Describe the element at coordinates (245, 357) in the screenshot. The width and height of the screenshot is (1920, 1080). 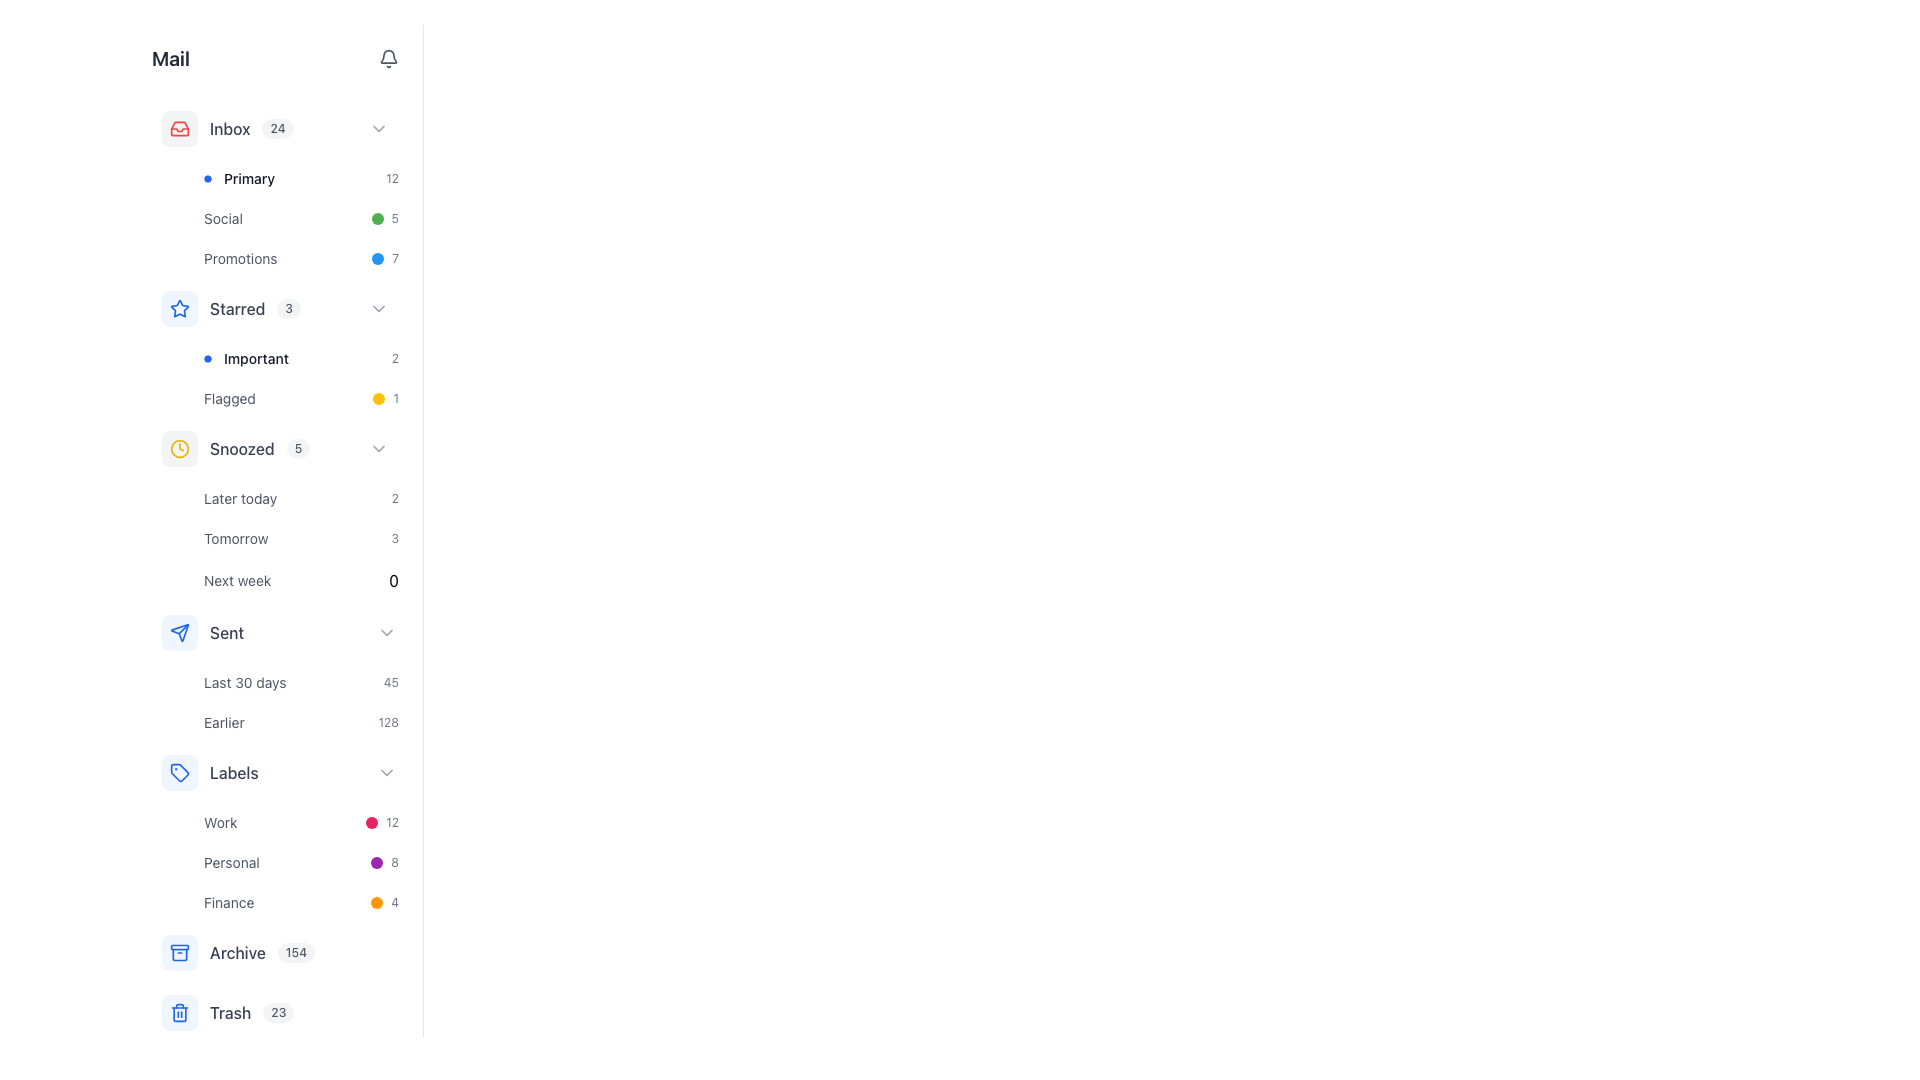
I see `the 'Important' label located in the left sidebar, directly under the 'Starred' section` at that location.